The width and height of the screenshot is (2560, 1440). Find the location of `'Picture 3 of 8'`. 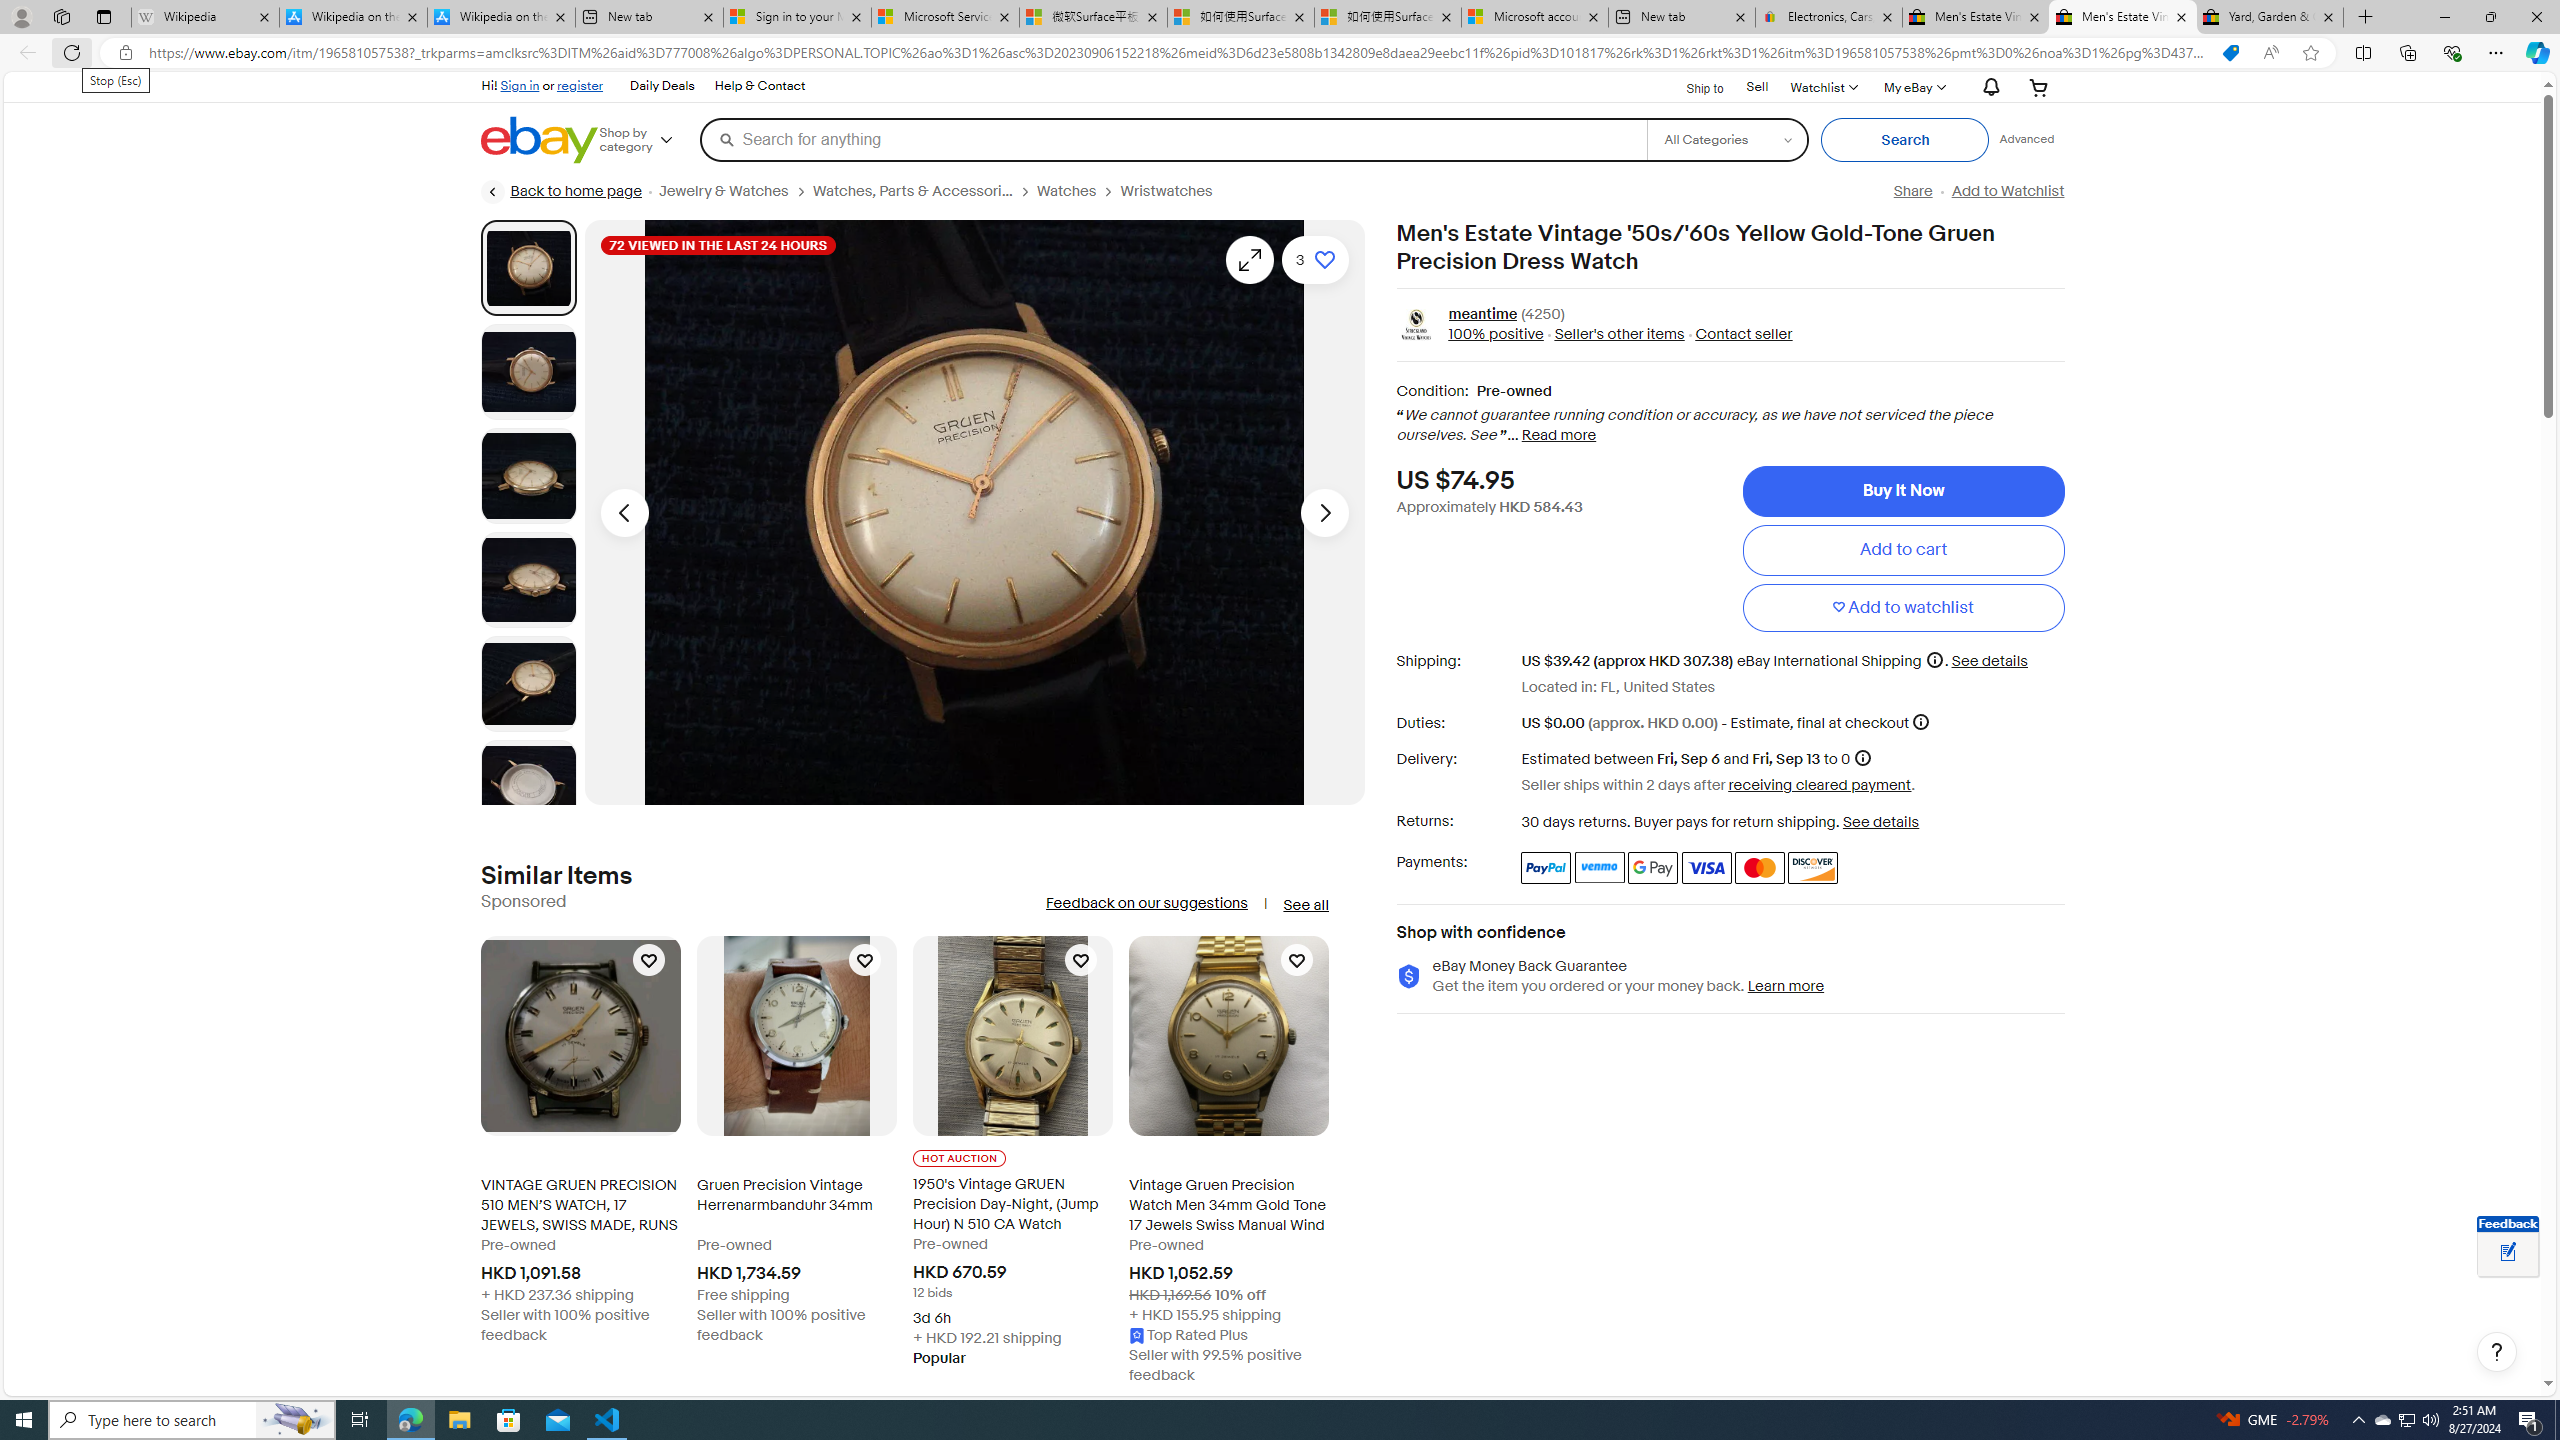

'Picture 3 of 8' is located at coordinates (527, 474).